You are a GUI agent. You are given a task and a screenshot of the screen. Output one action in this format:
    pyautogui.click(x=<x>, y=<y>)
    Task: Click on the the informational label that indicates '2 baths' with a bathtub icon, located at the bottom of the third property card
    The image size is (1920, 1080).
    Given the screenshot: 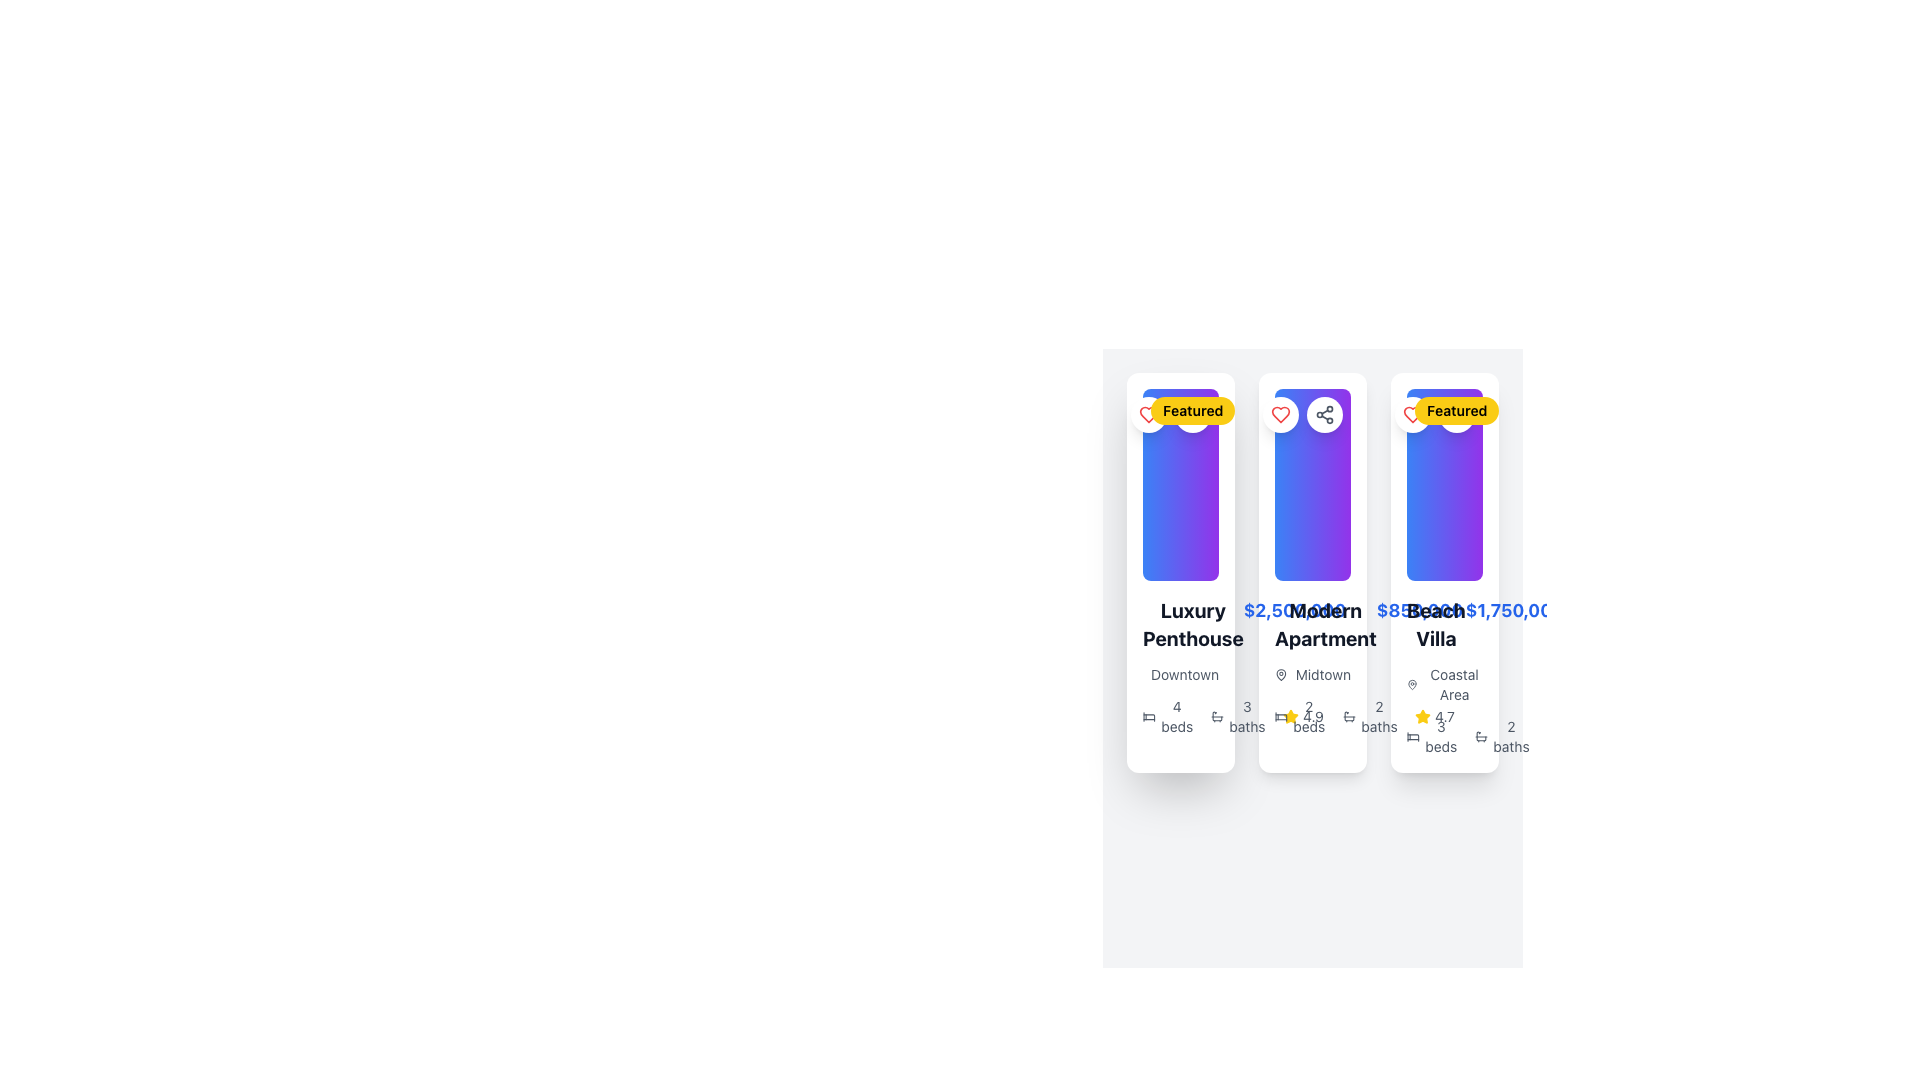 What is the action you would take?
    pyautogui.click(x=1511, y=736)
    